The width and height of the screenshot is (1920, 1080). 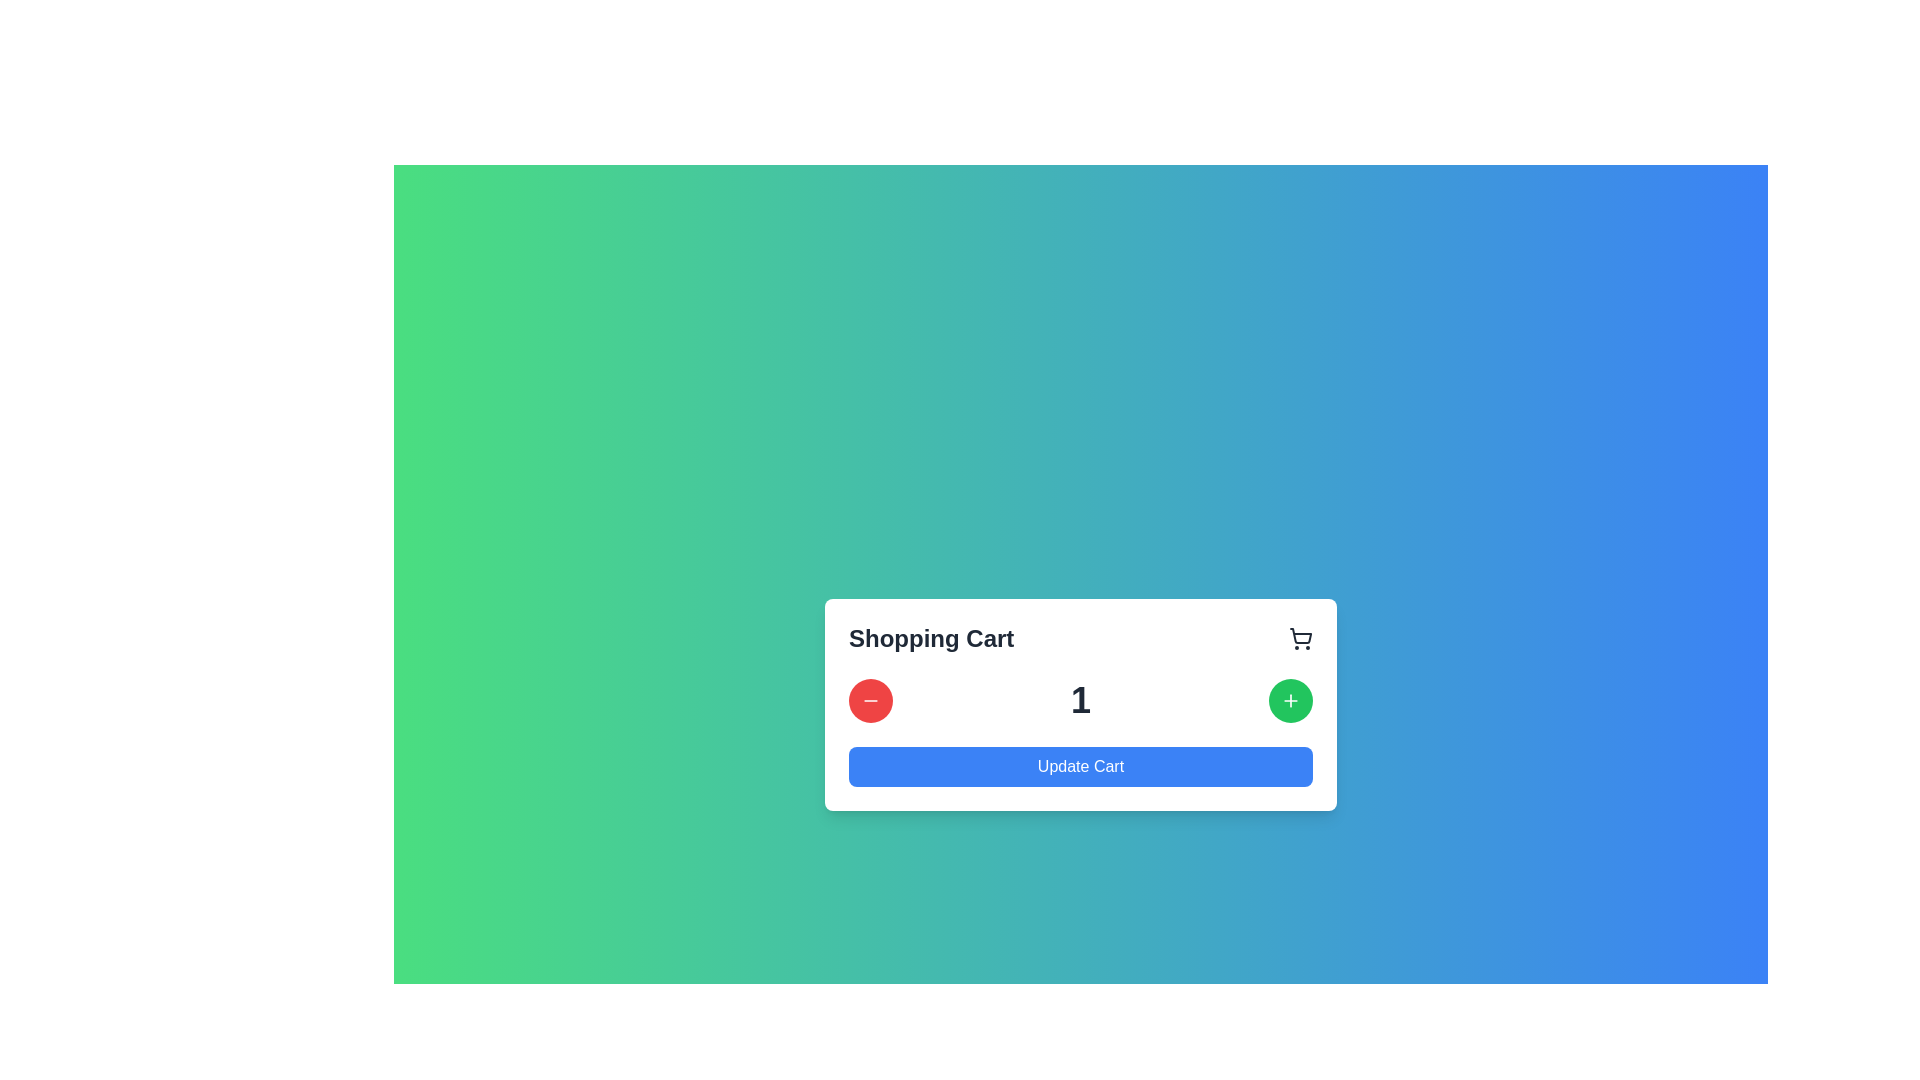 I want to click on the 'Update Cart' button, which is a rectangular button with a blue background and white text, located at the bottom of the shopping cart section, so click(x=1079, y=766).